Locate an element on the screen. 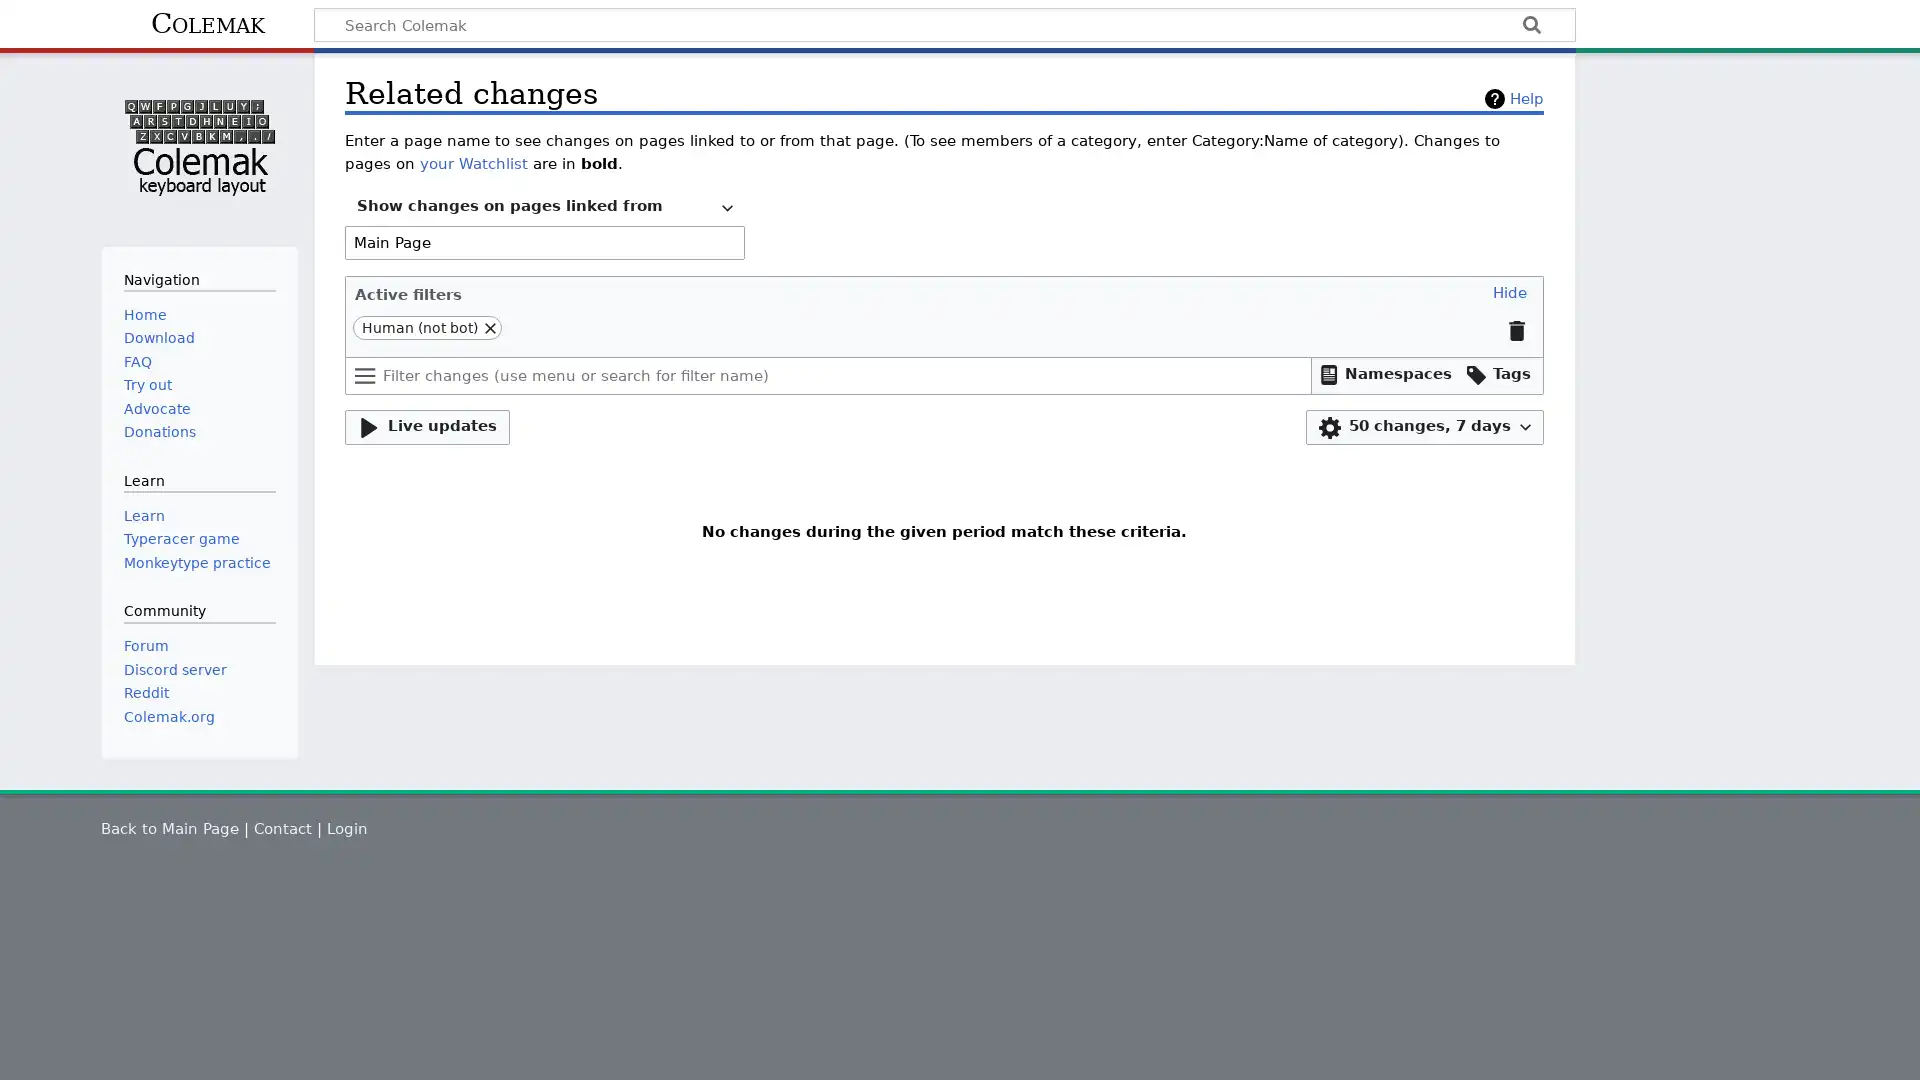 The height and width of the screenshot is (1080, 1920). Hide is located at coordinates (1510, 293).